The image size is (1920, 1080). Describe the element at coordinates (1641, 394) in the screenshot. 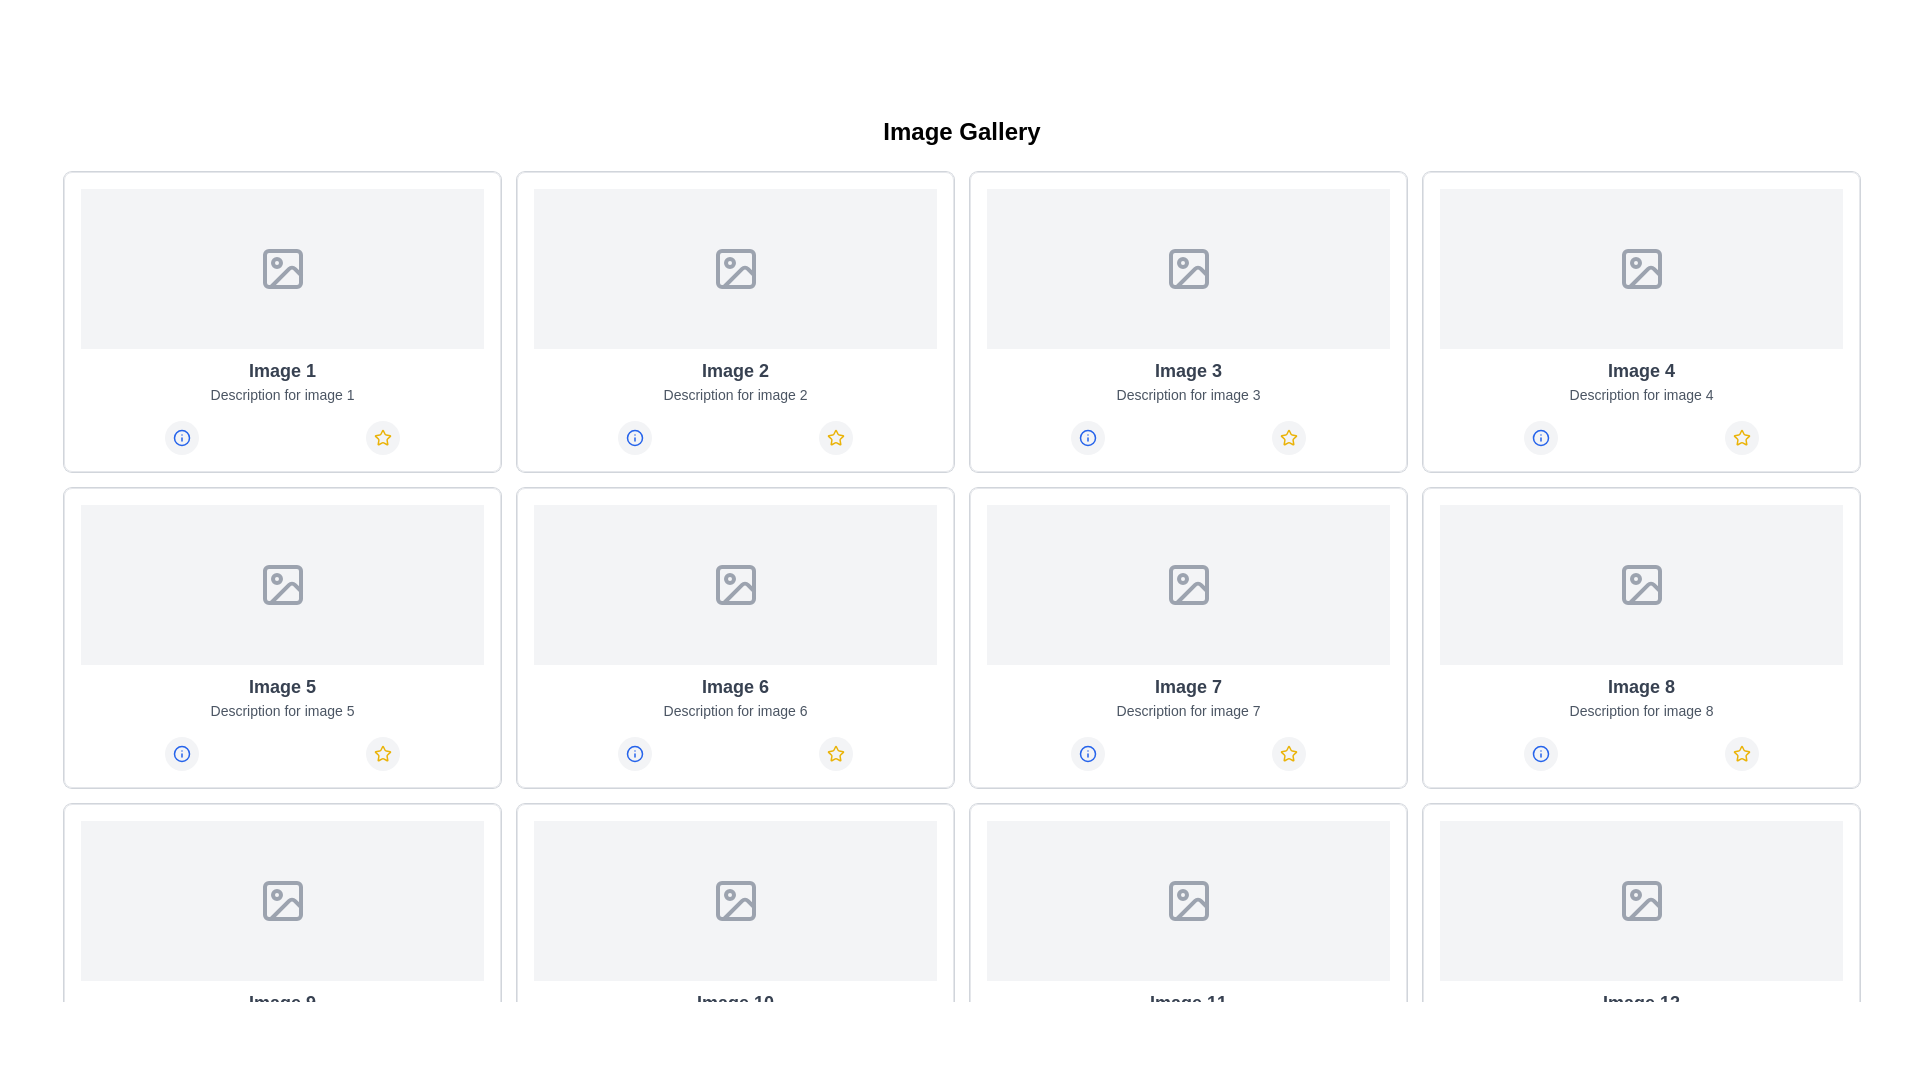

I see `text description located below the title 'Image 4' in the fourth card of the top row of the grid layout` at that location.